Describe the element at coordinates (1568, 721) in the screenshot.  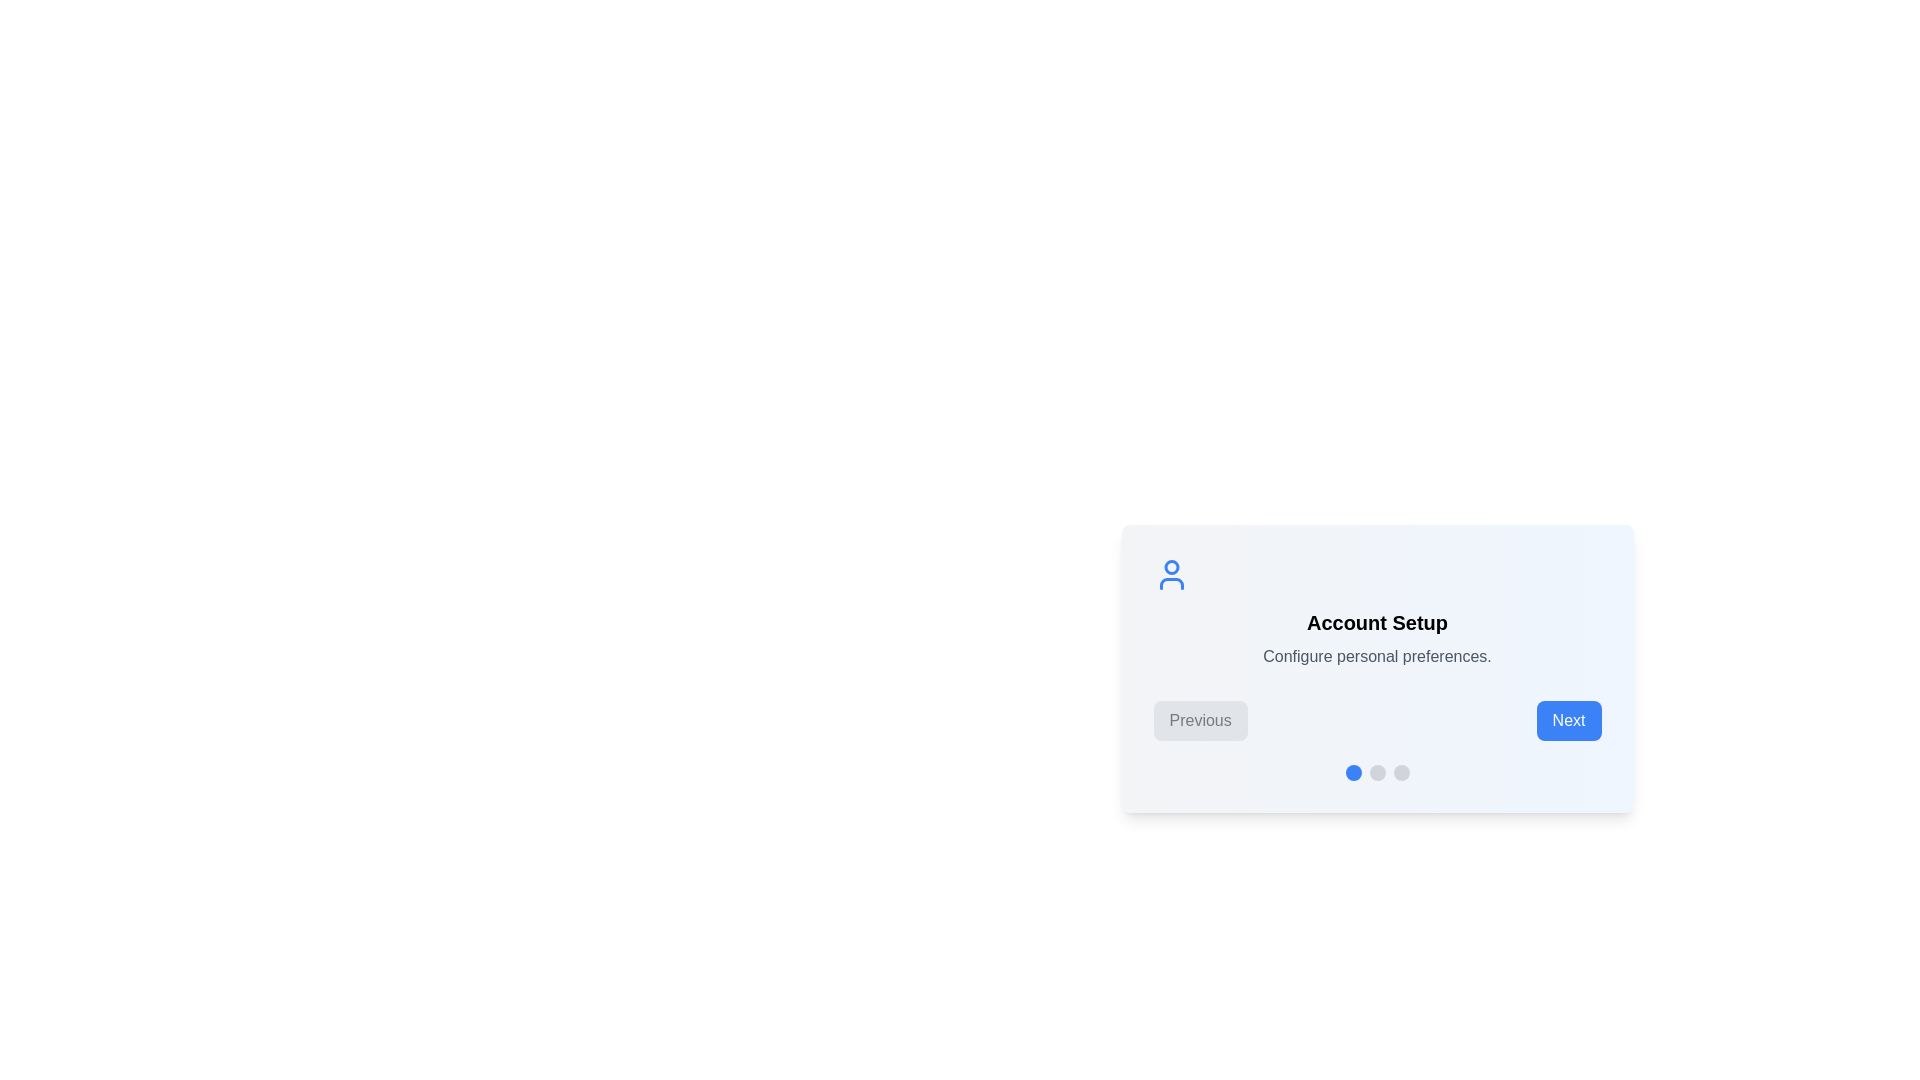
I see `the 'Next' button to navigate to the next step` at that location.